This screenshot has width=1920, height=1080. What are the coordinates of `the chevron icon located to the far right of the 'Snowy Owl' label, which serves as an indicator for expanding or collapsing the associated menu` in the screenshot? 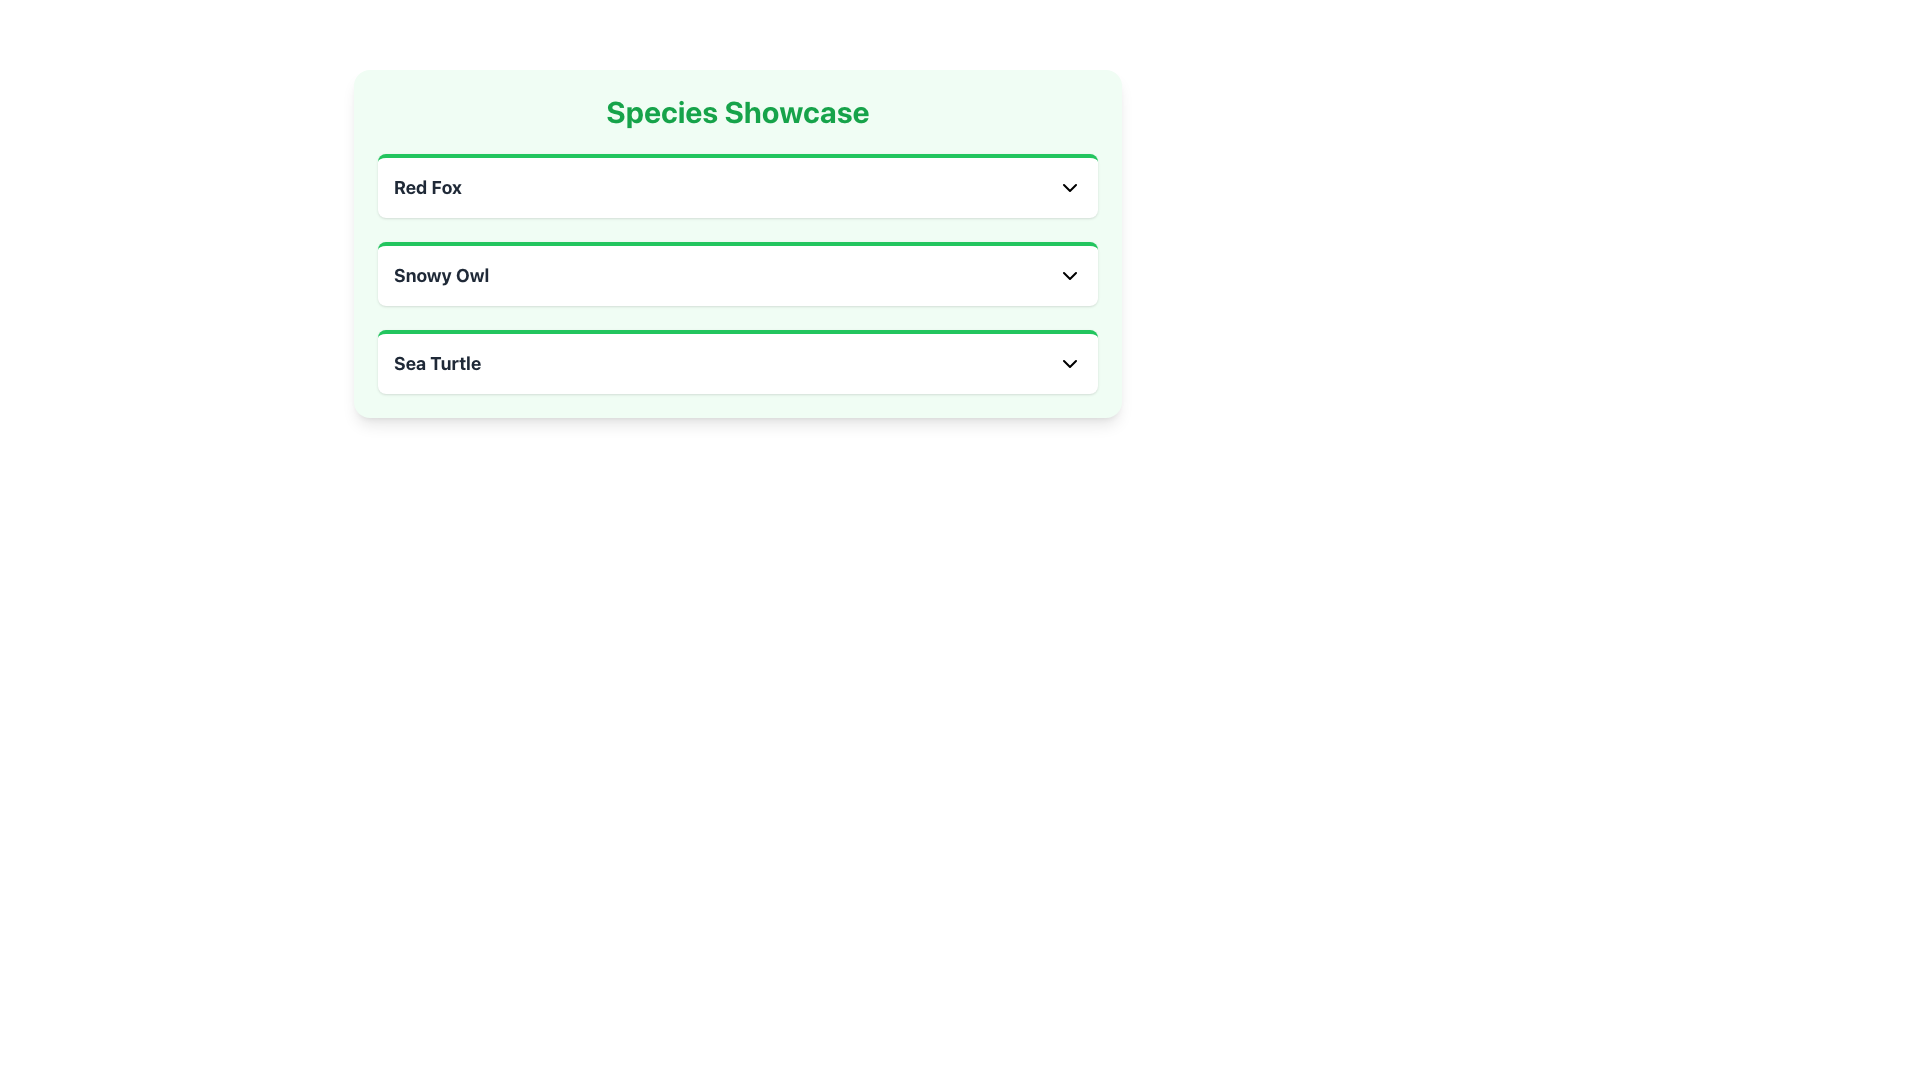 It's located at (1069, 276).